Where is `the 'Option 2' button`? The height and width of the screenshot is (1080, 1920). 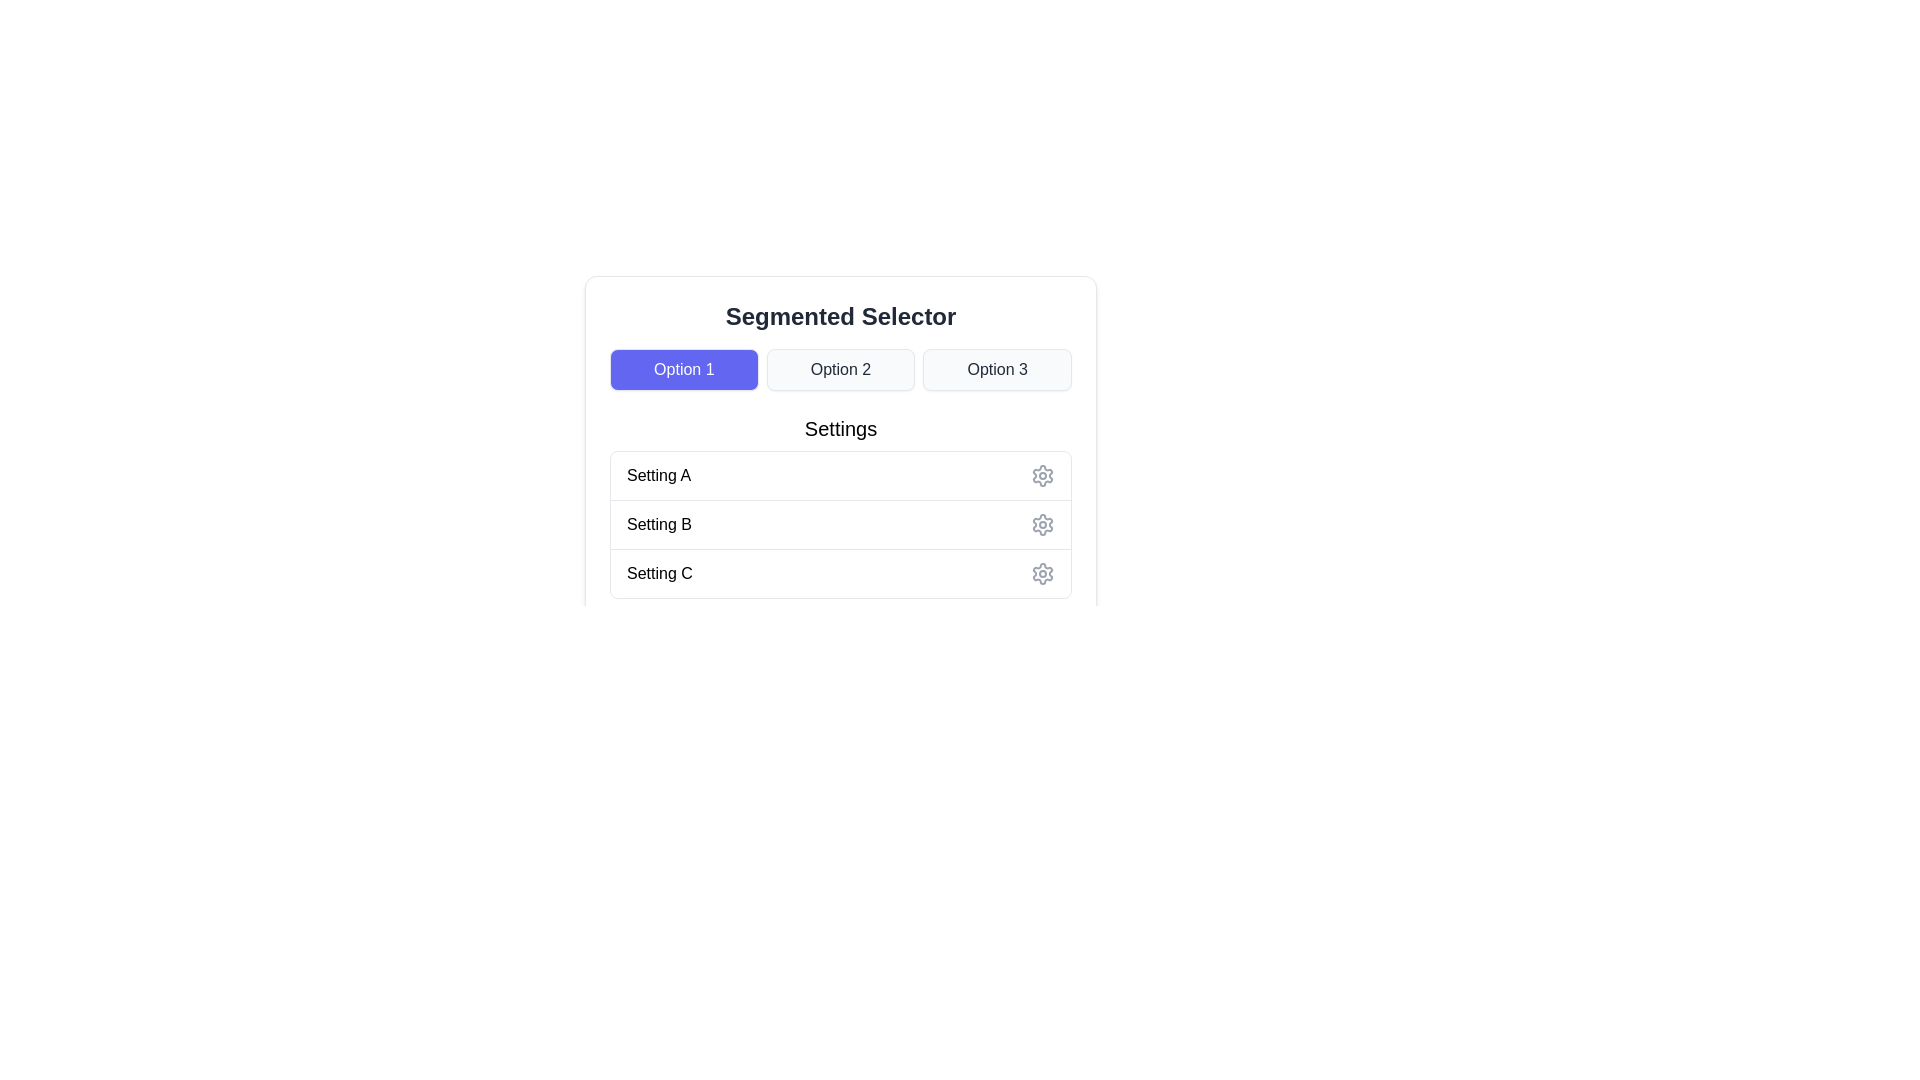 the 'Option 2' button is located at coordinates (840, 370).